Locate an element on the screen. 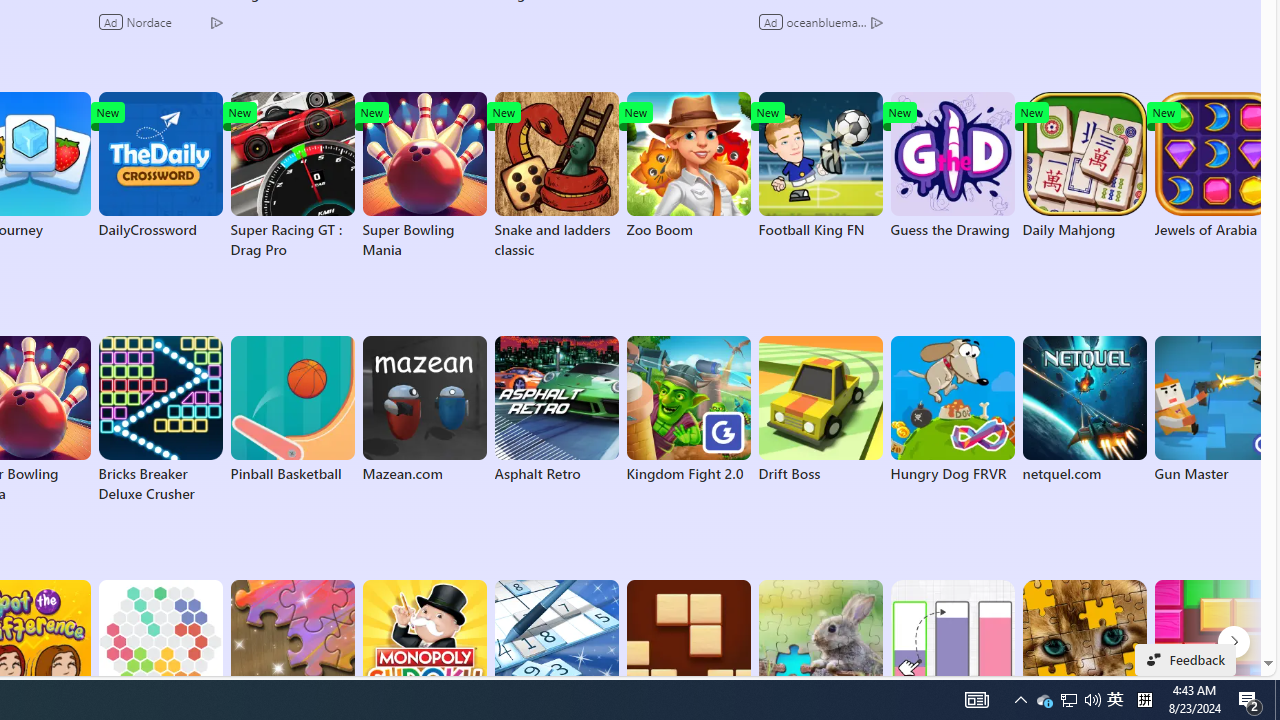  'Guess the Drawing' is located at coordinates (951, 164).